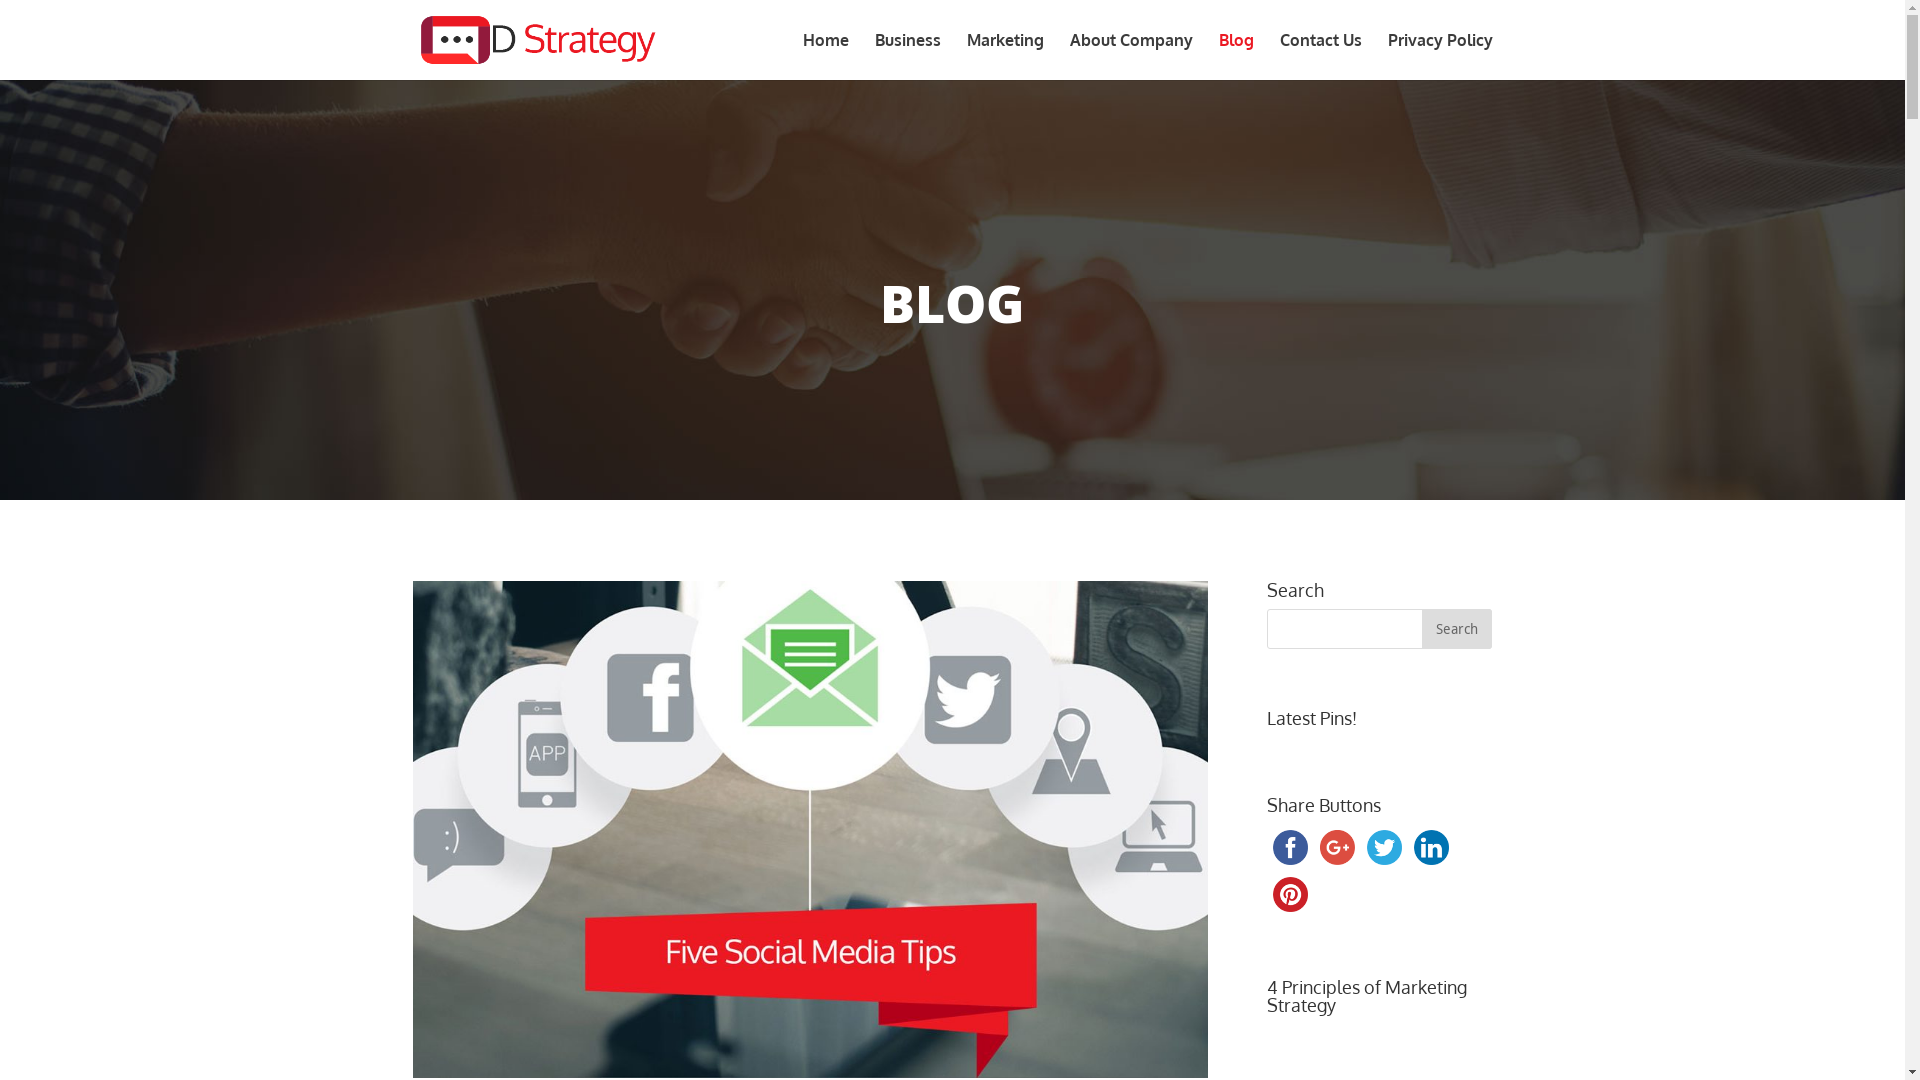 This screenshot has width=1920, height=1080. Describe the element at coordinates (906, 55) in the screenshot. I see `'Business'` at that location.